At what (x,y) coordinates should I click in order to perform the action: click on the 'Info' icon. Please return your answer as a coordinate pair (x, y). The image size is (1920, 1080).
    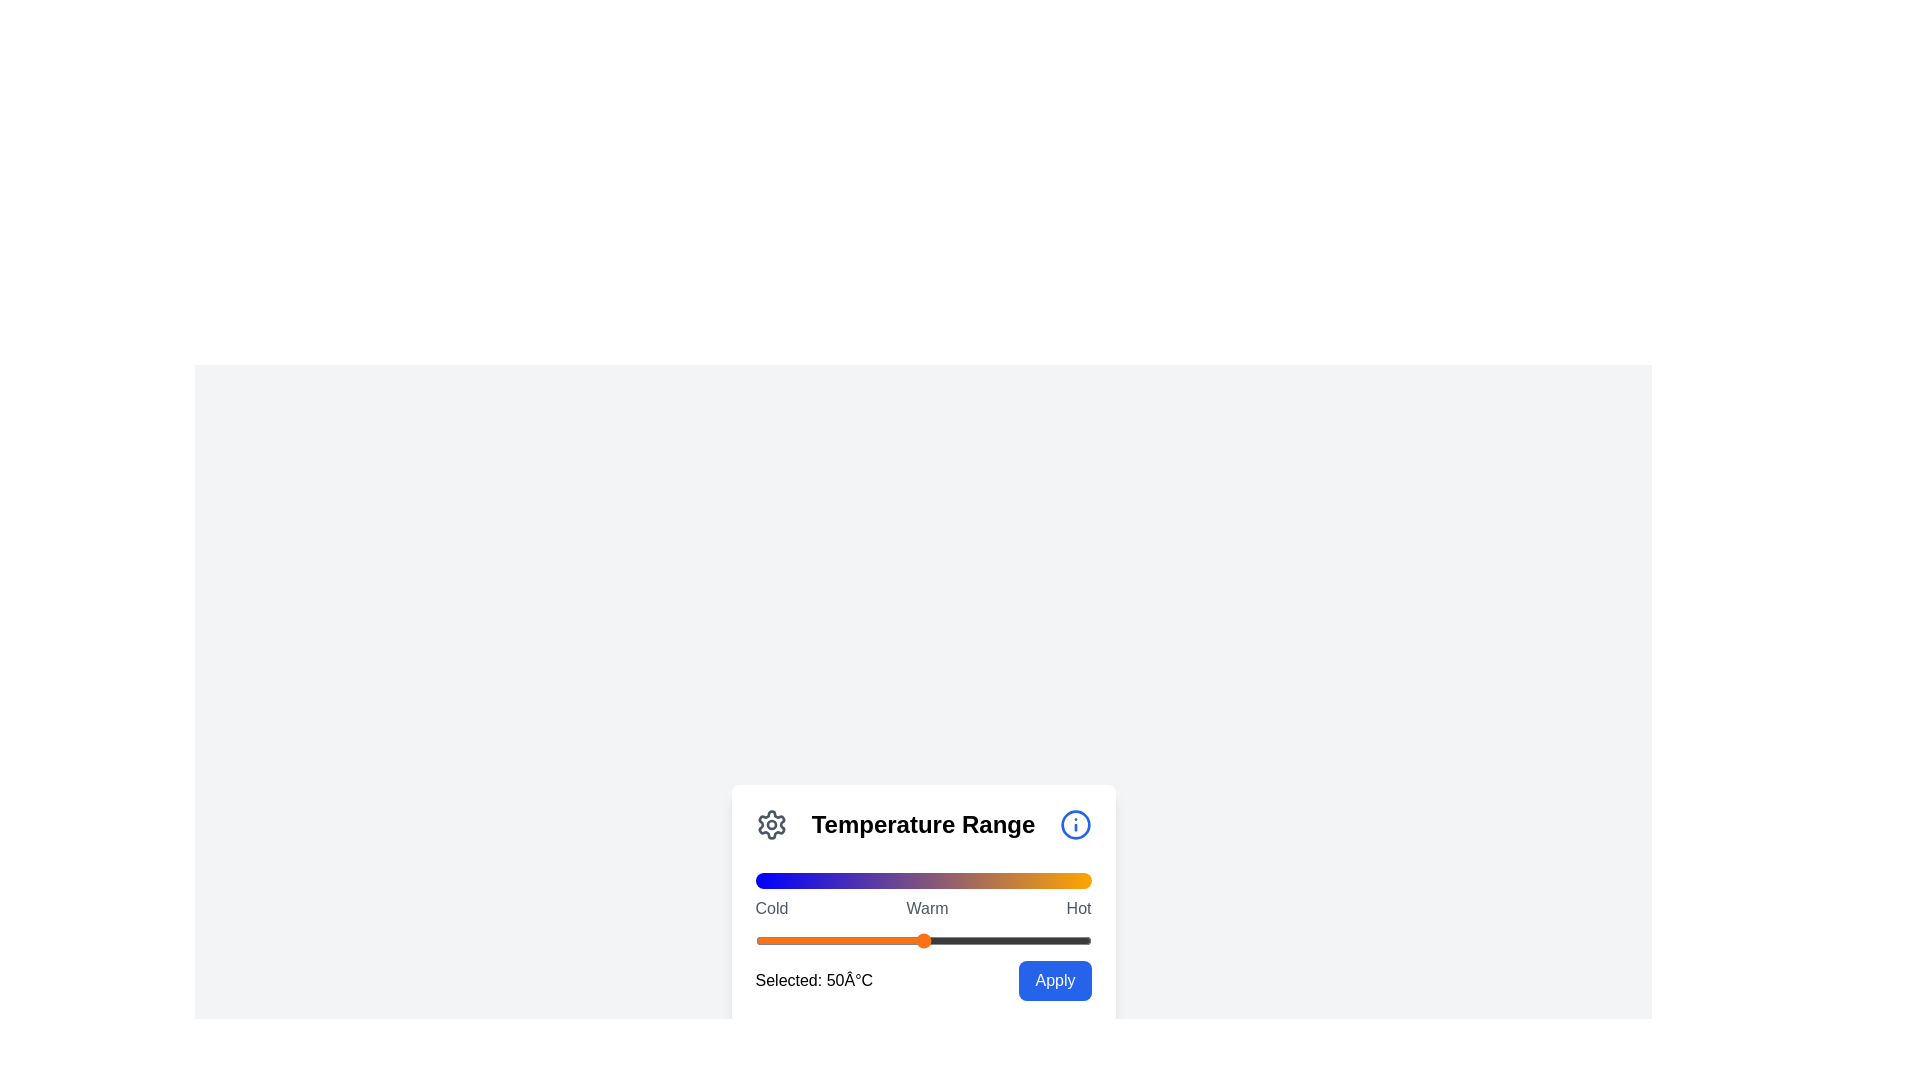
    Looking at the image, I should click on (1074, 825).